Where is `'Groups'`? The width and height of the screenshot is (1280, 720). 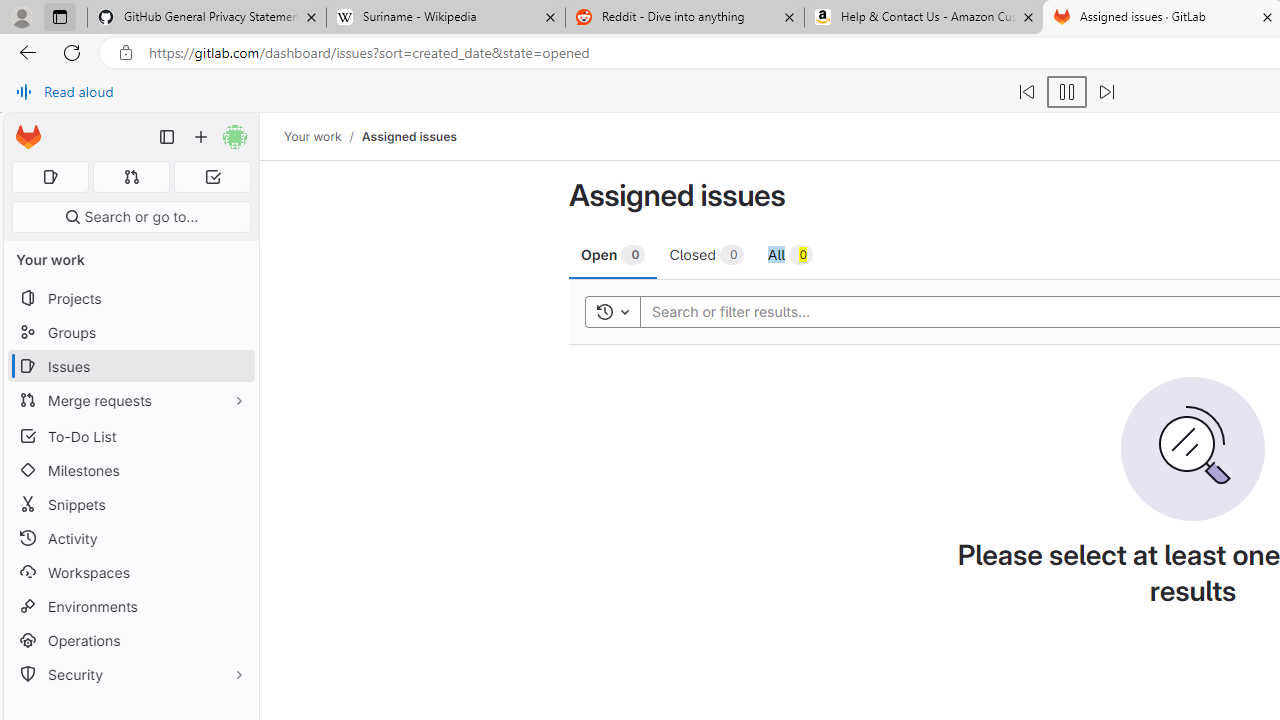 'Groups' is located at coordinates (130, 331).